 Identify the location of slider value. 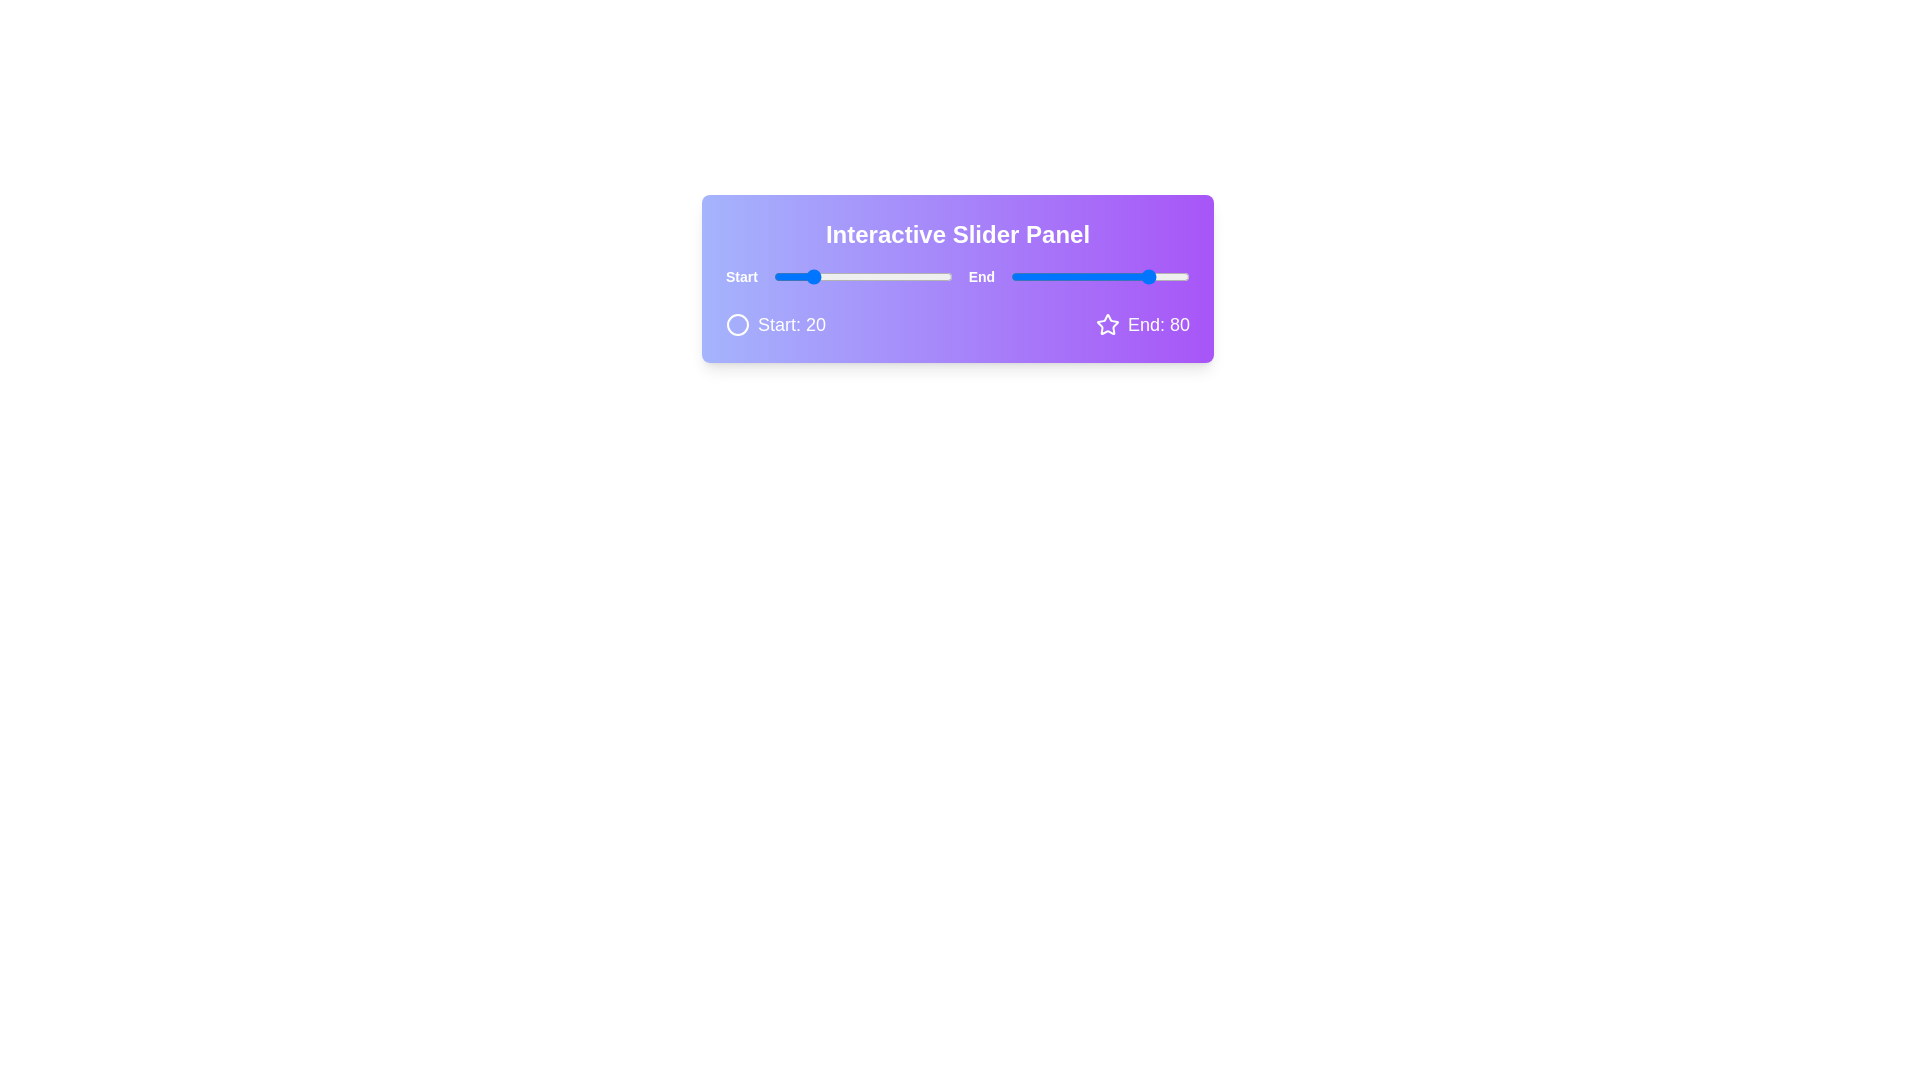
(928, 277).